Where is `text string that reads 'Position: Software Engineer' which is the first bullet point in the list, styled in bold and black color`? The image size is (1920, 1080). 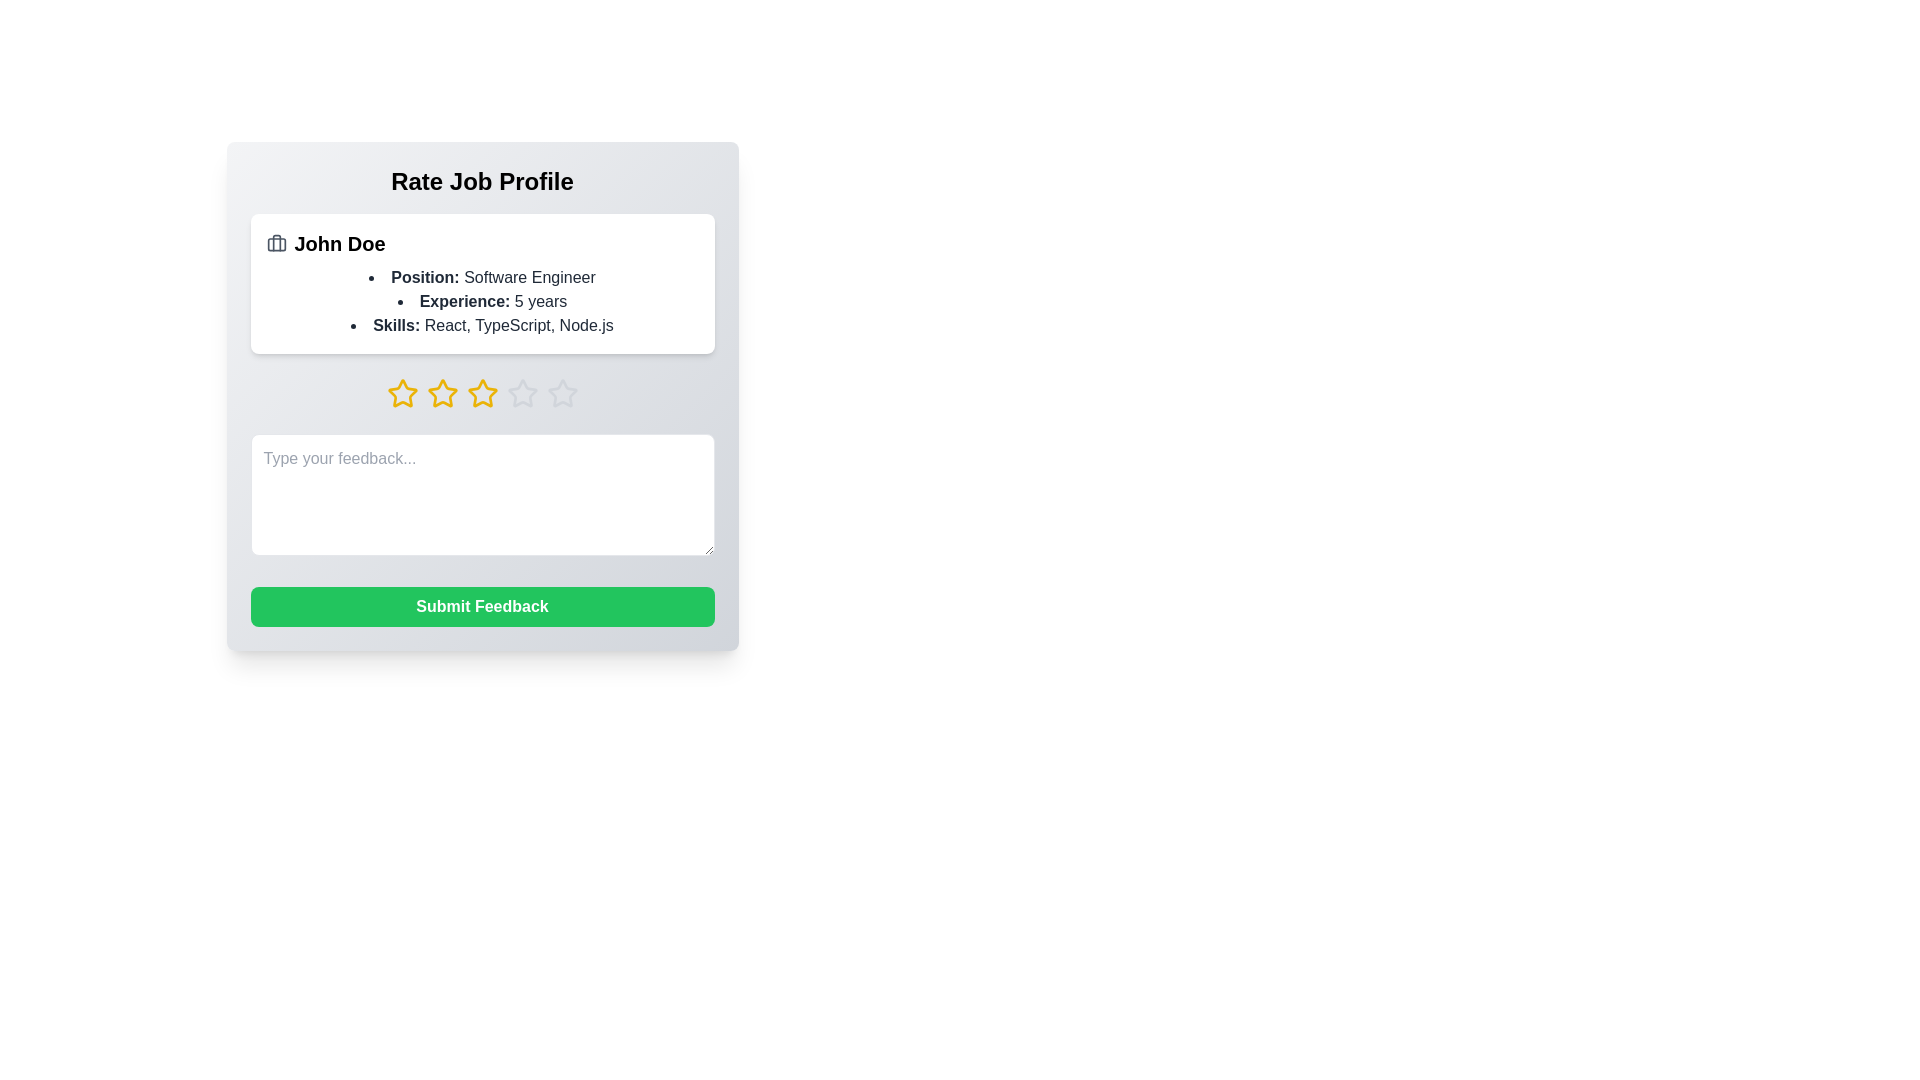 text string that reads 'Position: Software Engineer' which is the first bullet point in the list, styled in bold and black color is located at coordinates (482, 277).